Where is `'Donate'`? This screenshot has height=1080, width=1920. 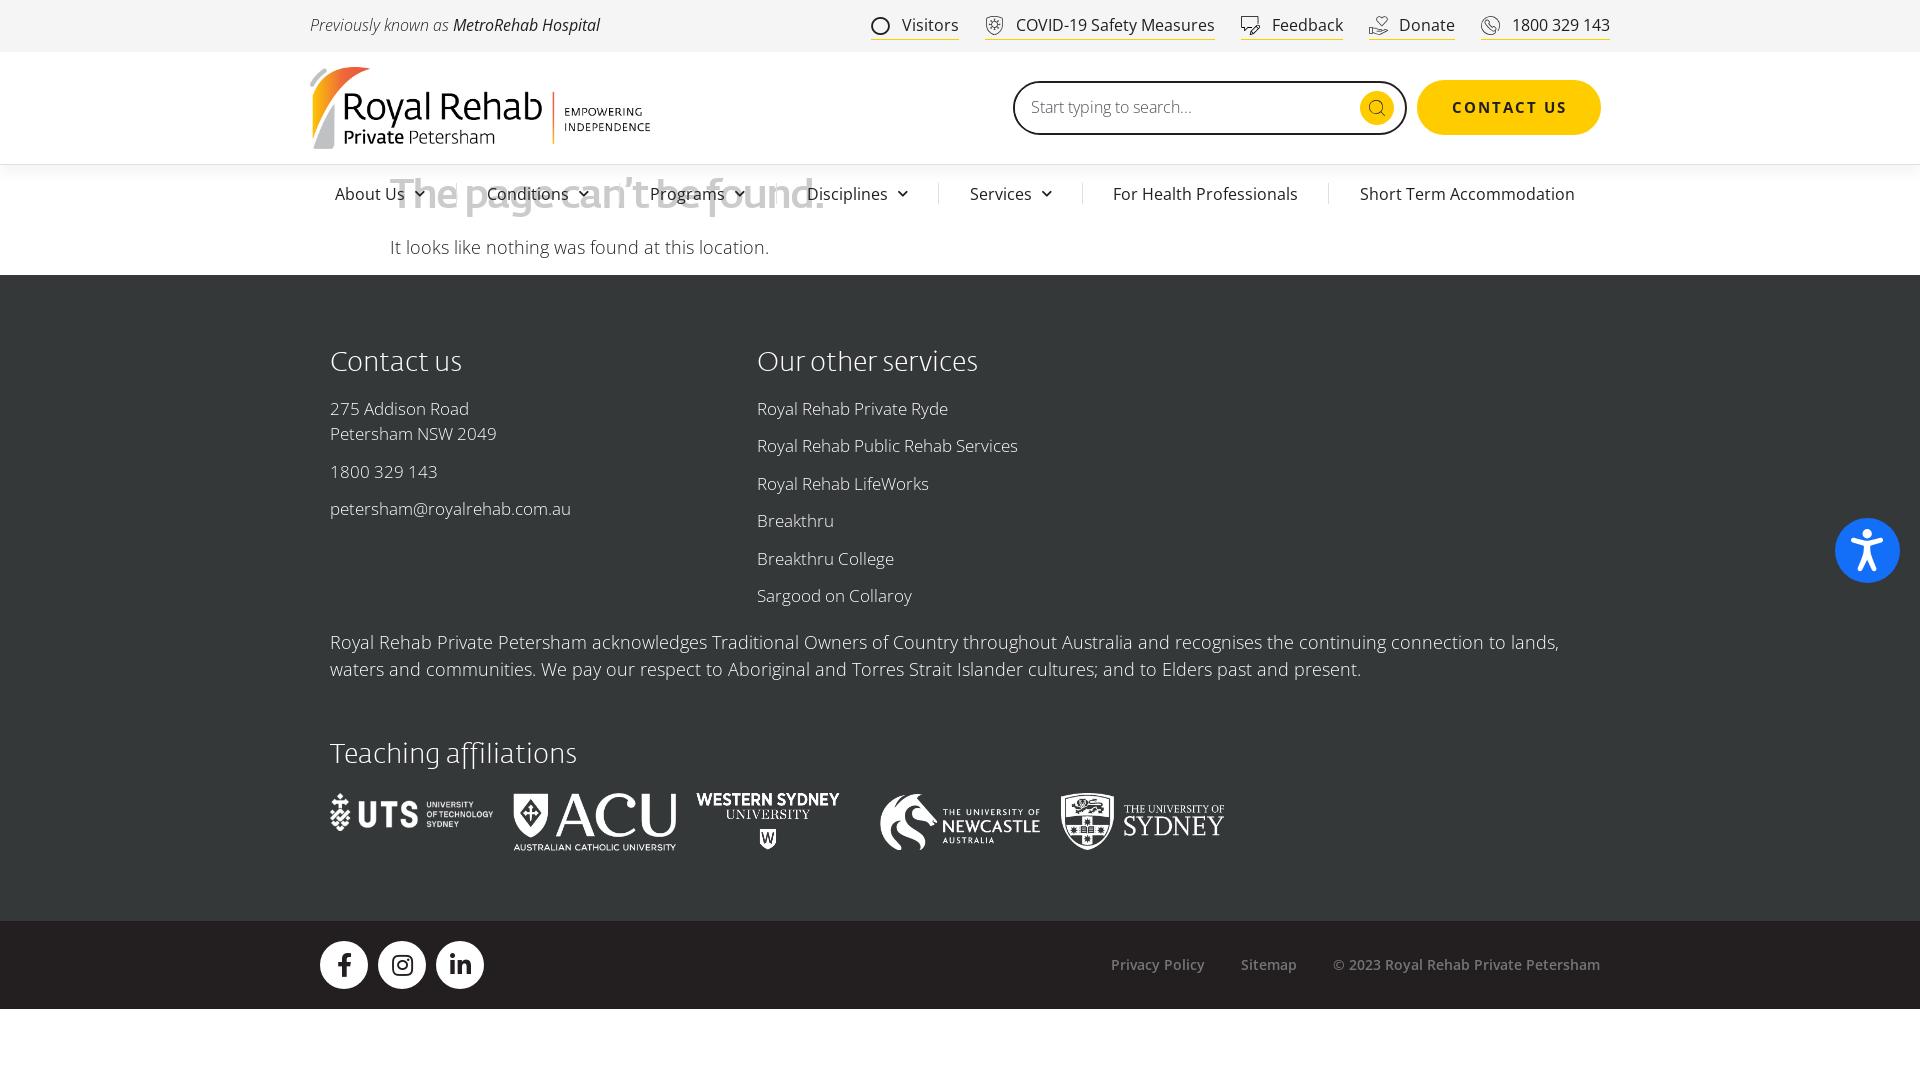
'Donate' is located at coordinates (1410, 26).